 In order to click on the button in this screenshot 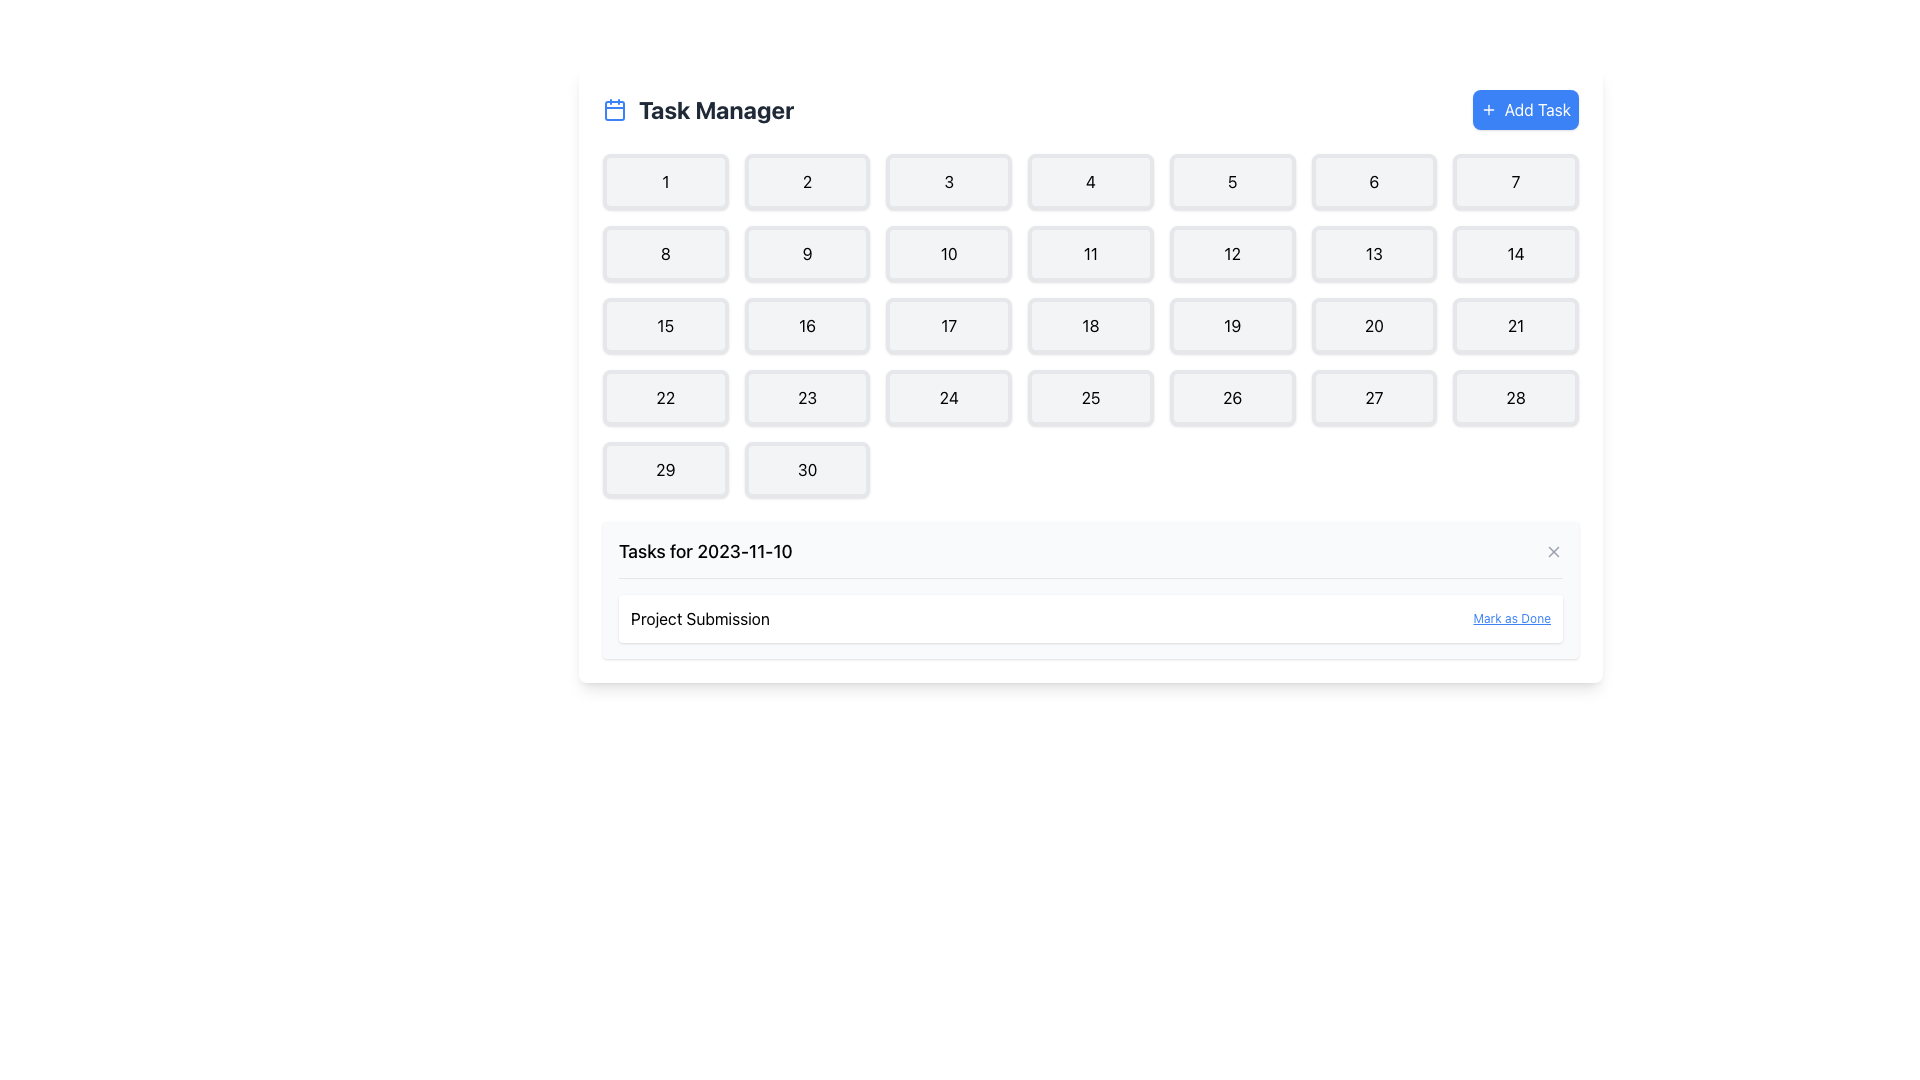, I will do `click(665, 470)`.